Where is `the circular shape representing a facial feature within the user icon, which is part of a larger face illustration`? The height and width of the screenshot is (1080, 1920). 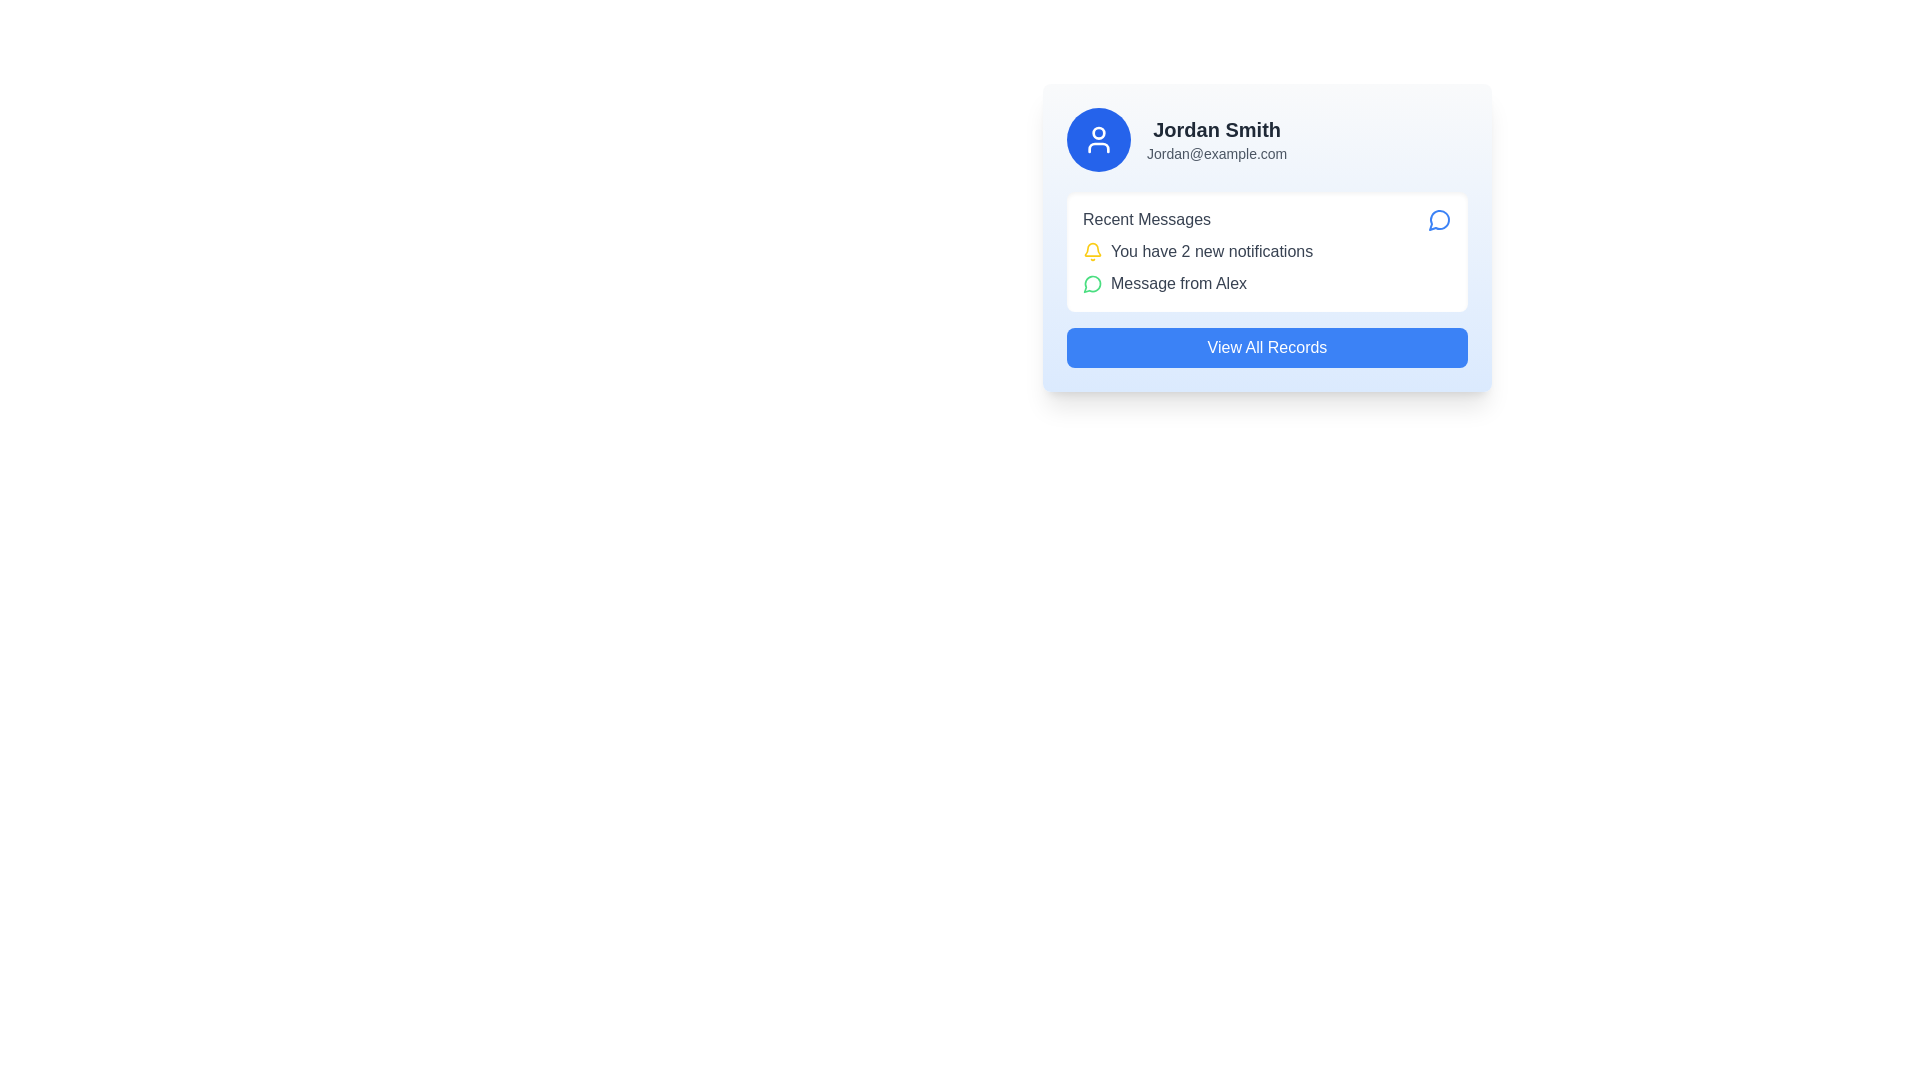 the circular shape representing a facial feature within the user icon, which is part of a larger face illustration is located at coordinates (1098, 132).